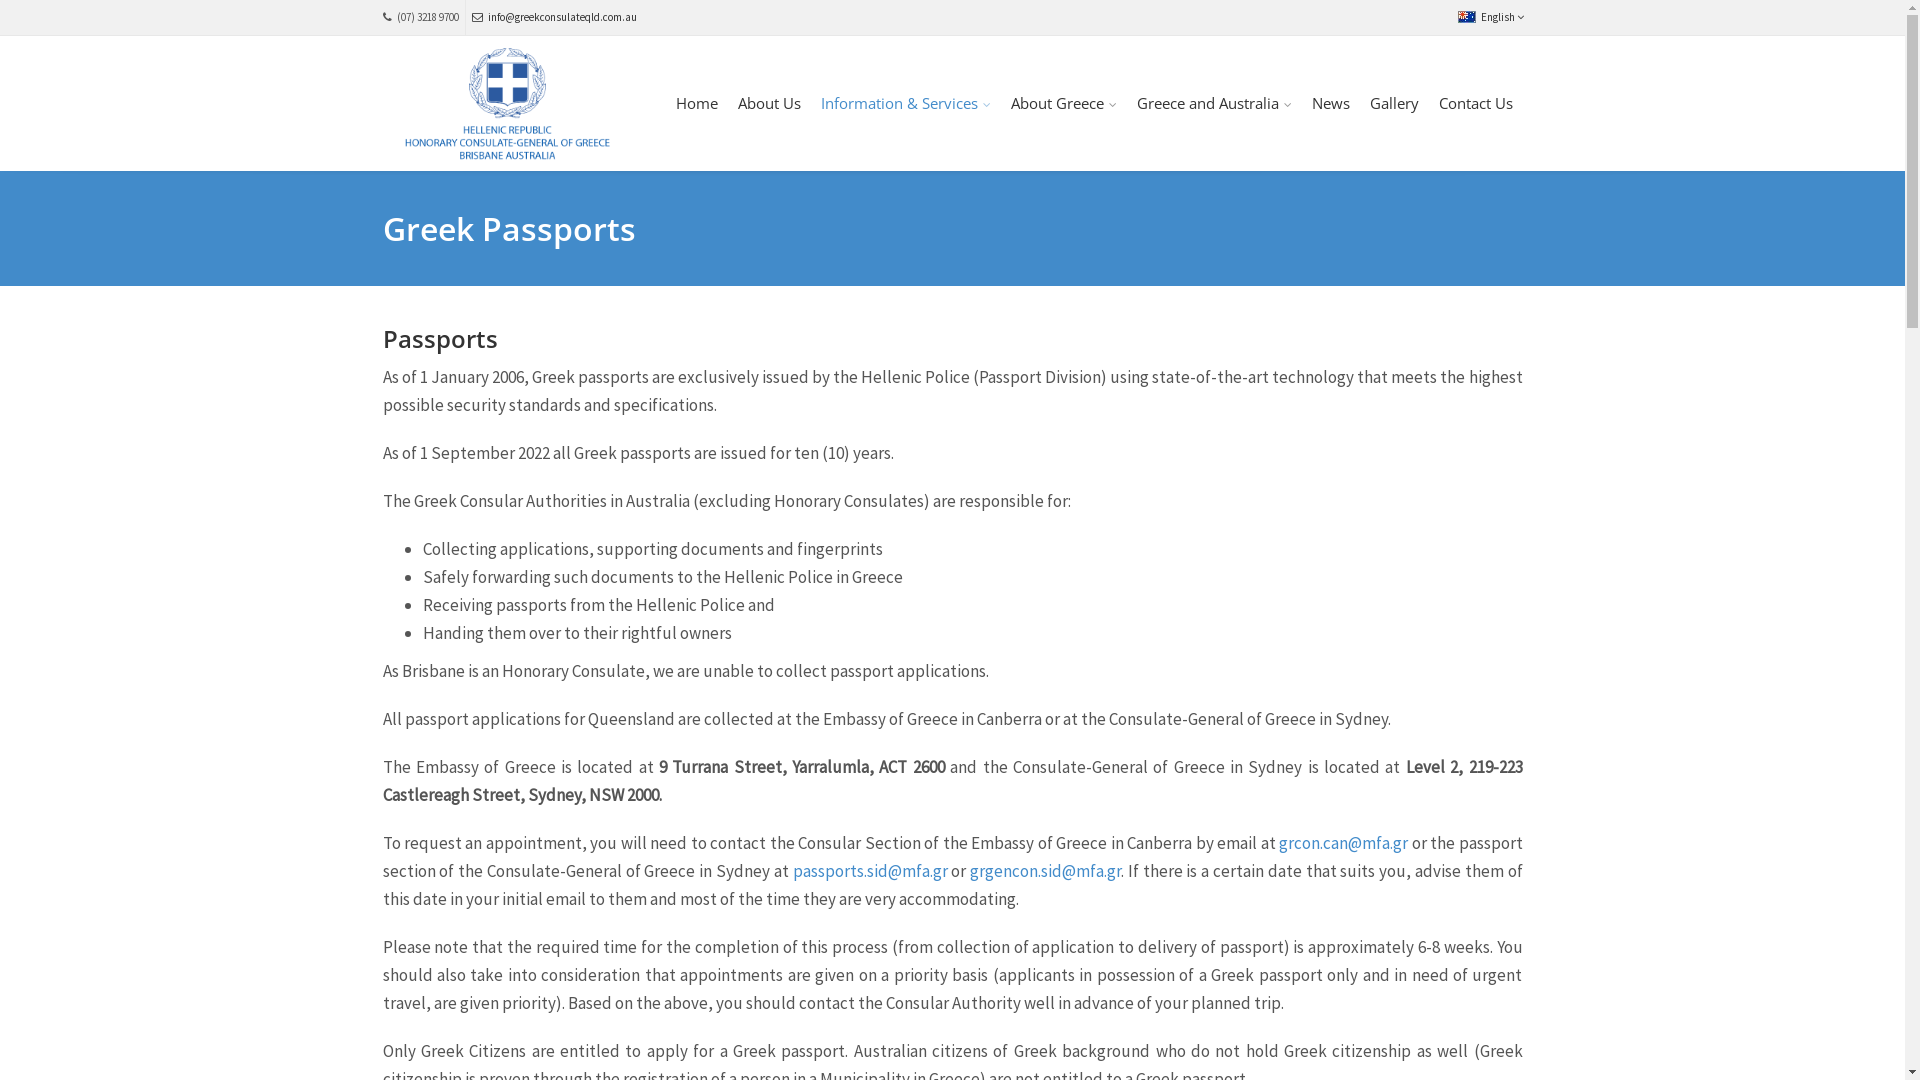  I want to click on 'News', so click(1330, 103).